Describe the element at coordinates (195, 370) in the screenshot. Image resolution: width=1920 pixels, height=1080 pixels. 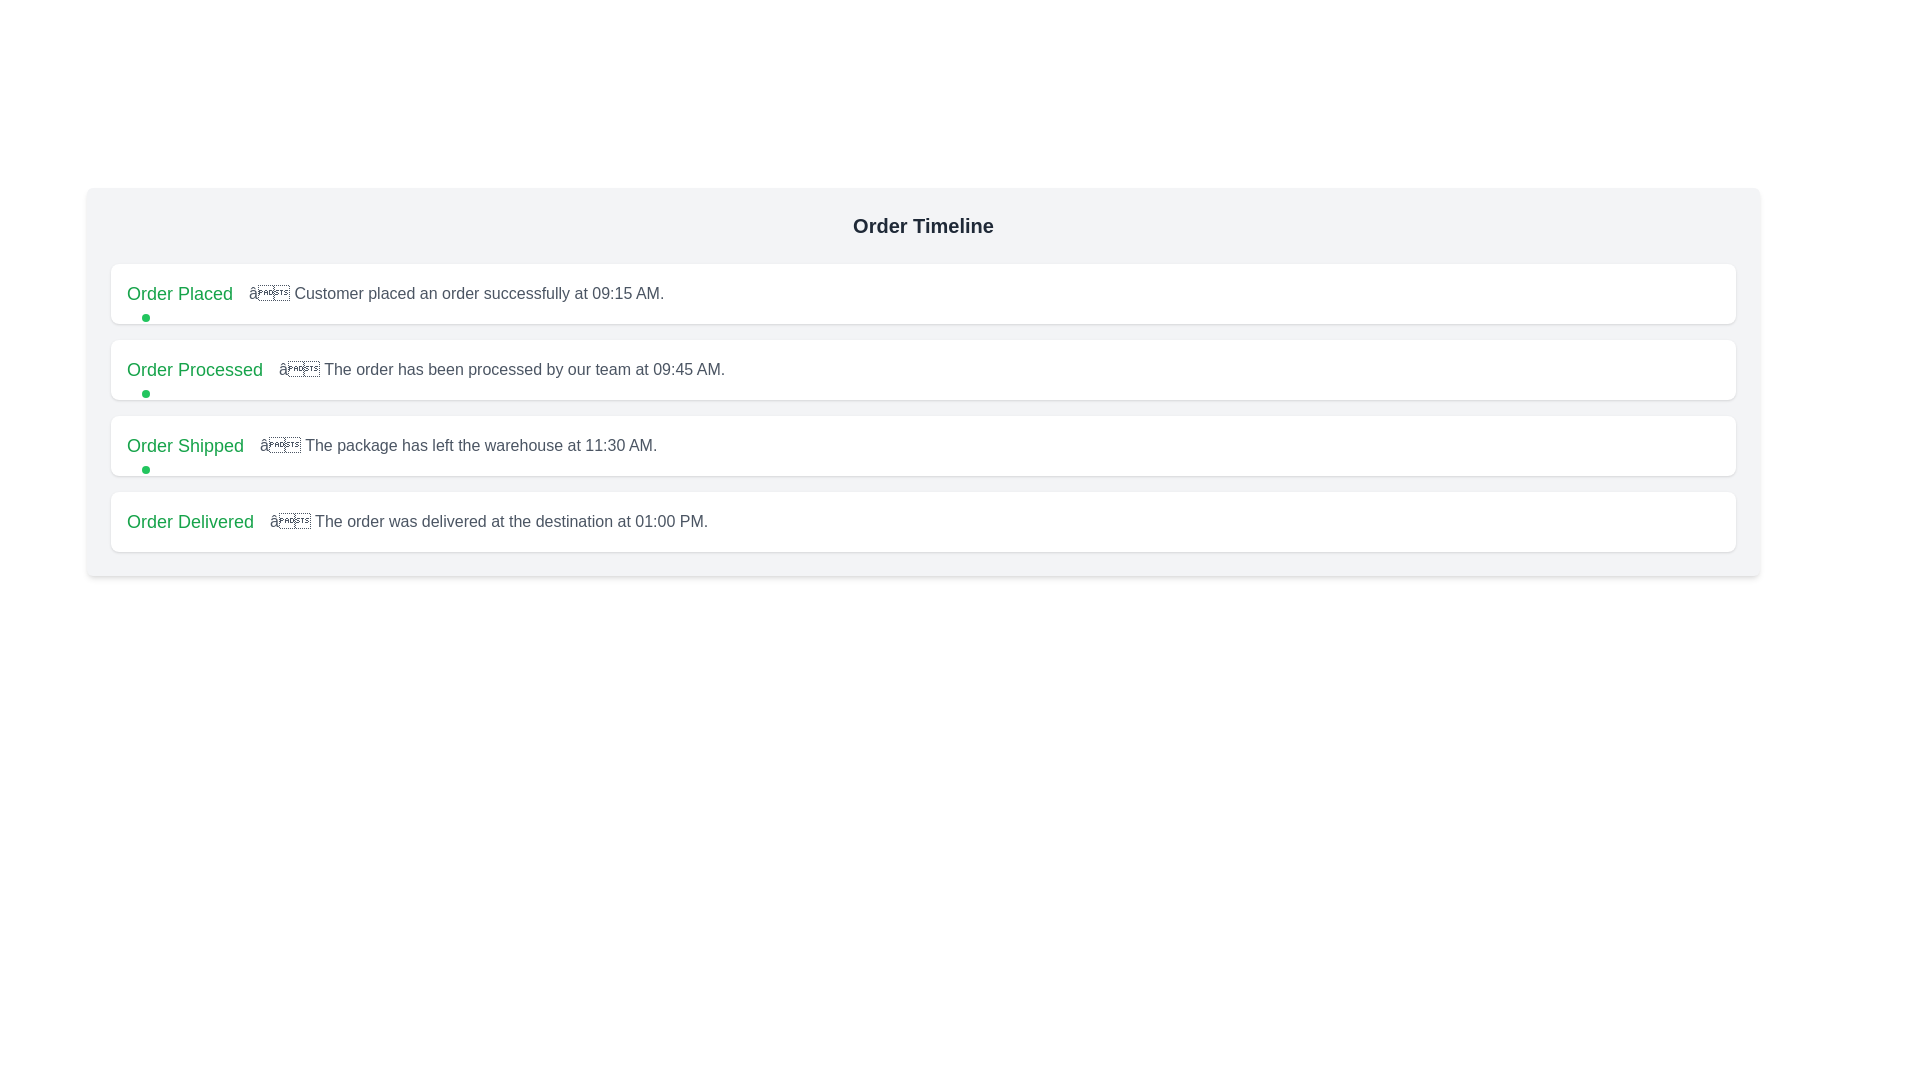
I see `the static text element labeled 'Order Processed' which is styled in a large, bold green font and indicates the status in the order timeline` at that location.